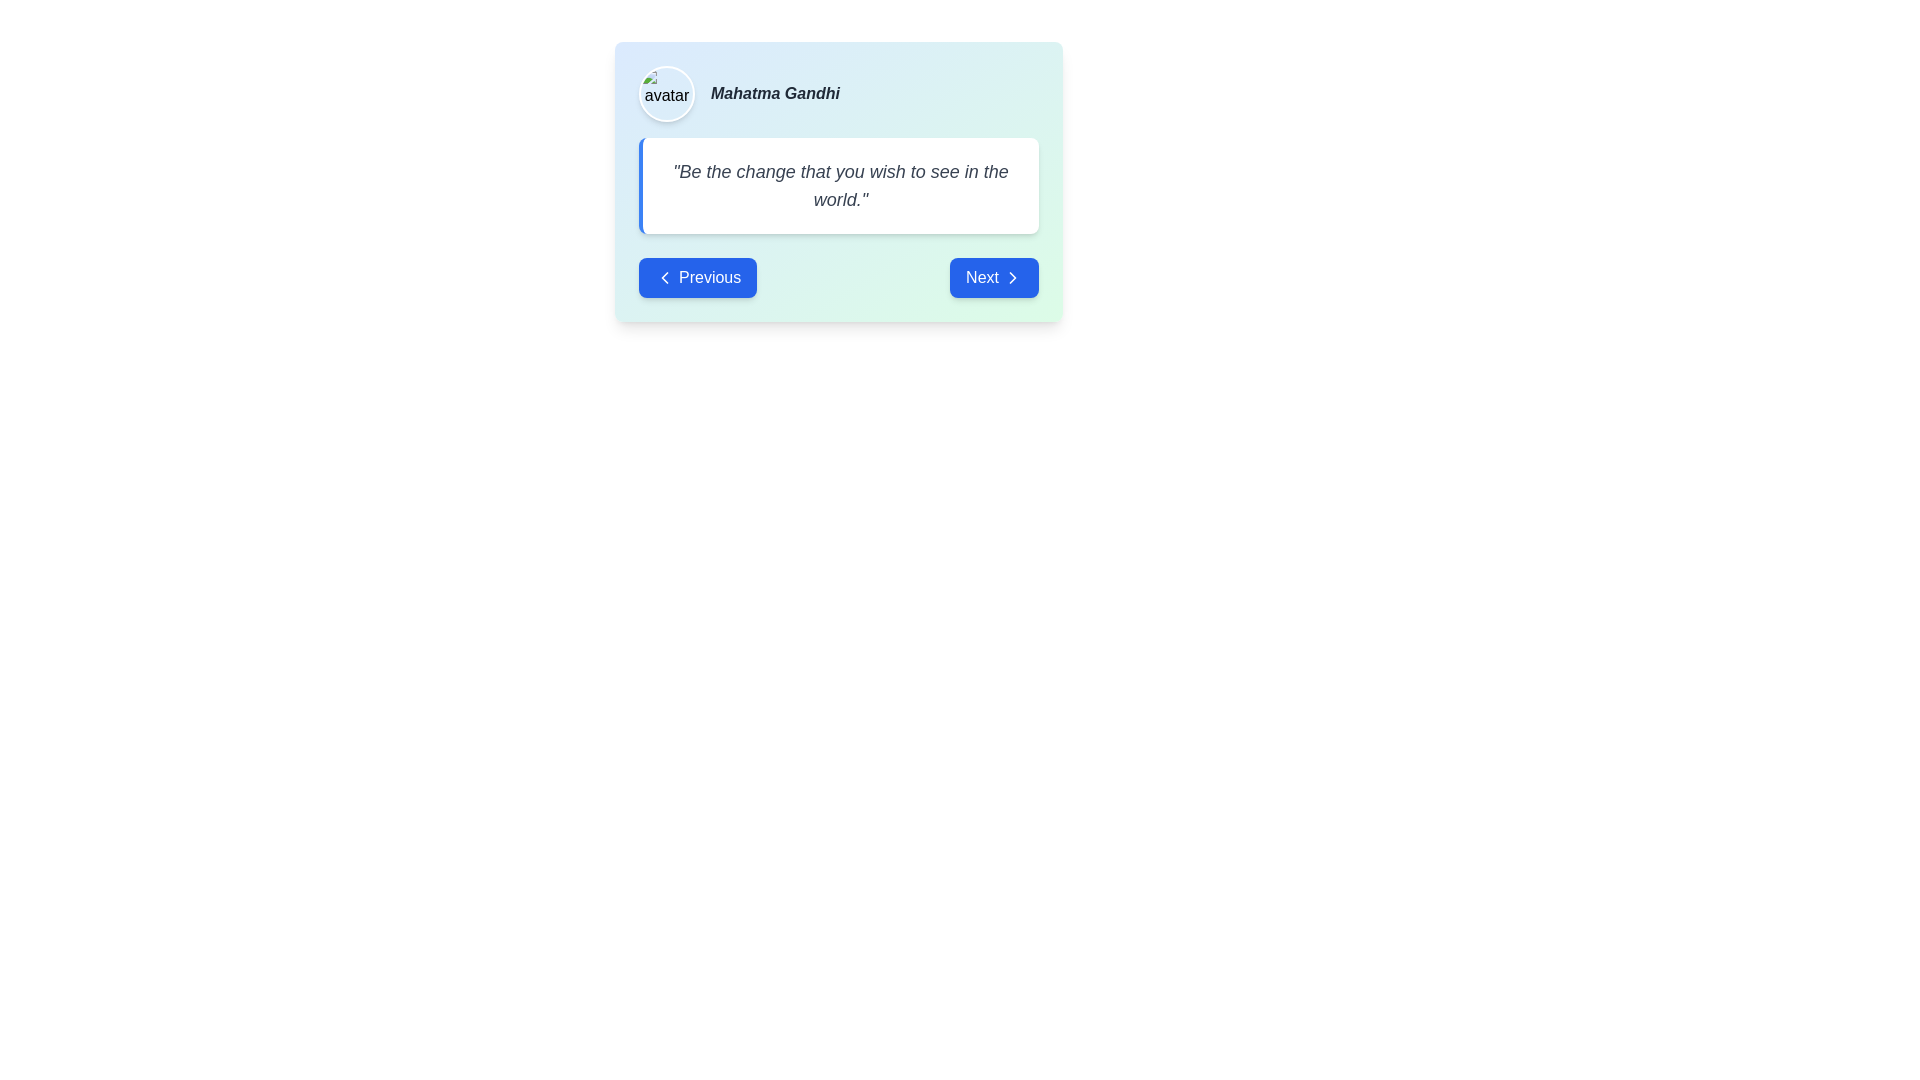 The height and width of the screenshot is (1080, 1920). What do you see at coordinates (839, 277) in the screenshot?
I see `the Navigation control, which contains 'Previous' and 'Next' buttons positioned at the bottom of a card element` at bounding box center [839, 277].